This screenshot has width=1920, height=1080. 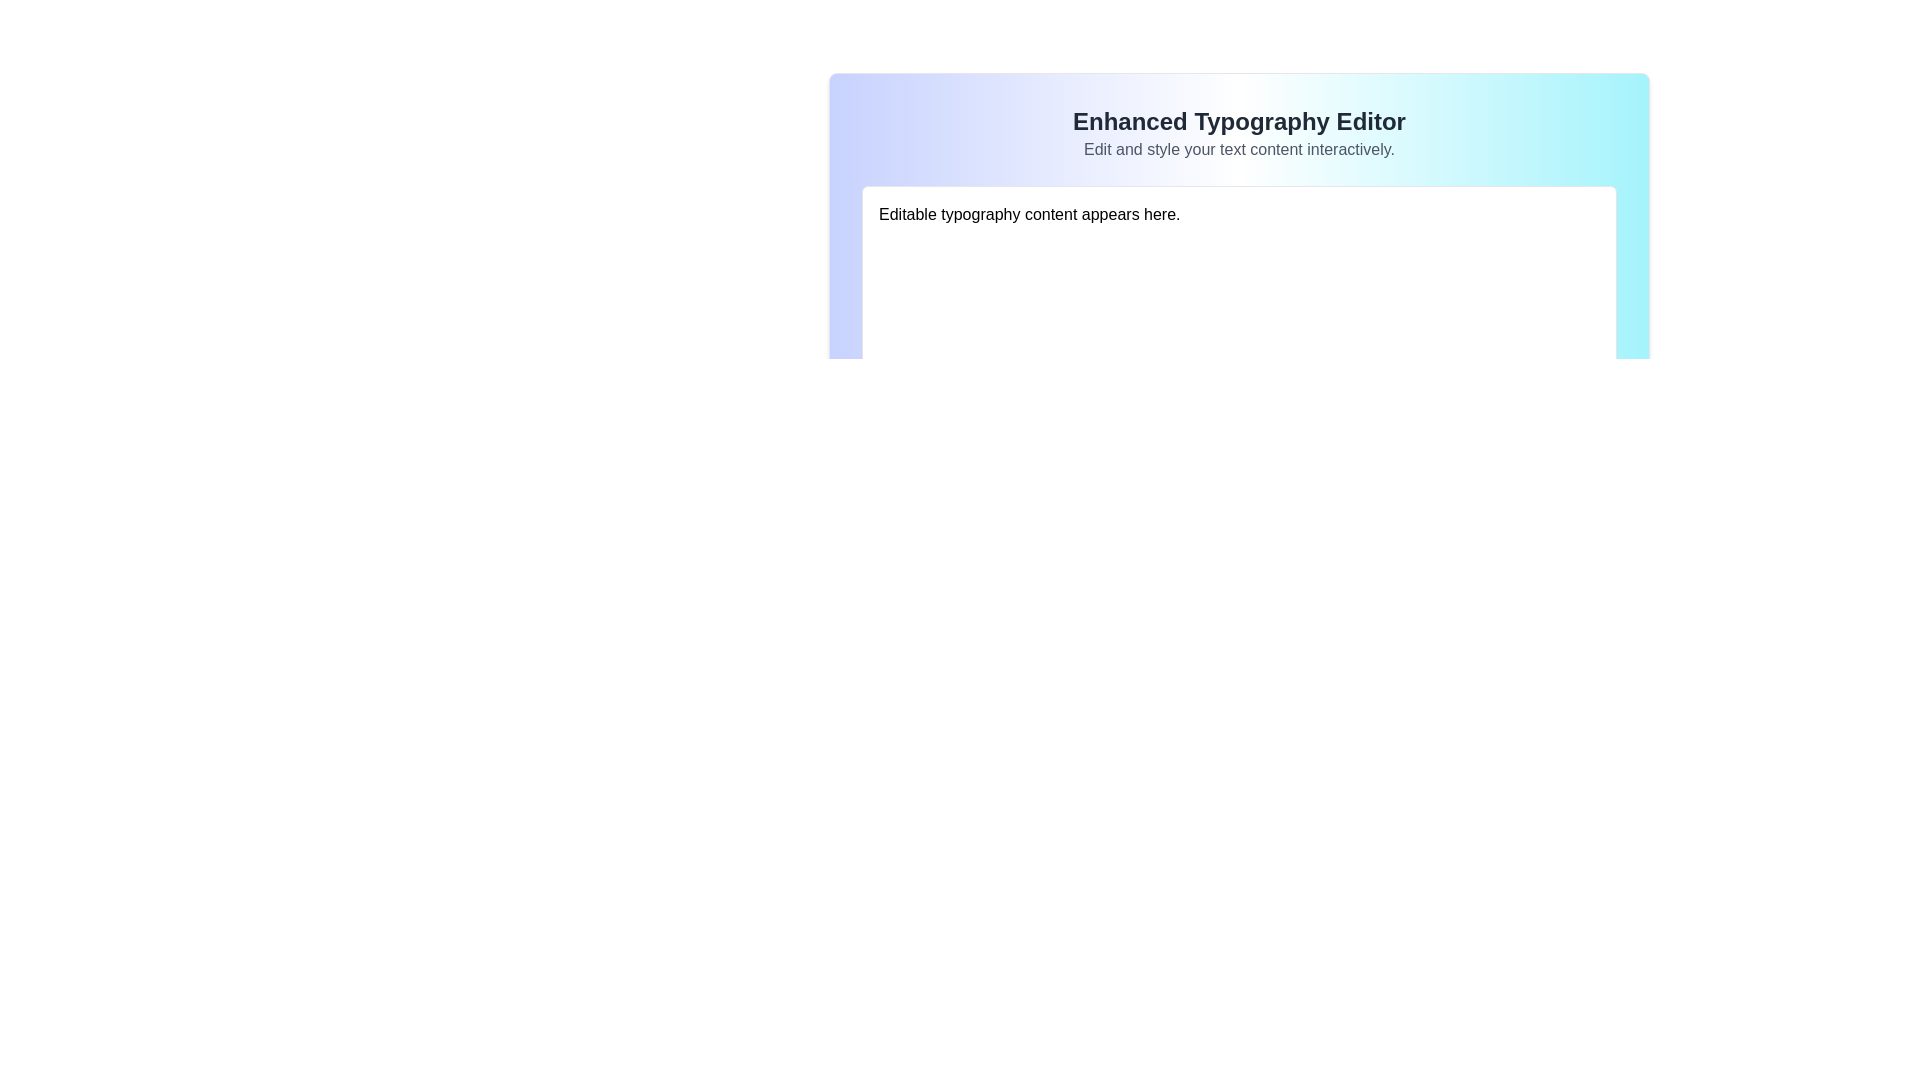 What do you see at coordinates (1238, 204) in the screenshot?
I see `the text within the Interactive text editing area titled 'Enhanced Typography Editor', which contains the text 'Editable typography content appears here.'` at bounding box center [1238, 204].